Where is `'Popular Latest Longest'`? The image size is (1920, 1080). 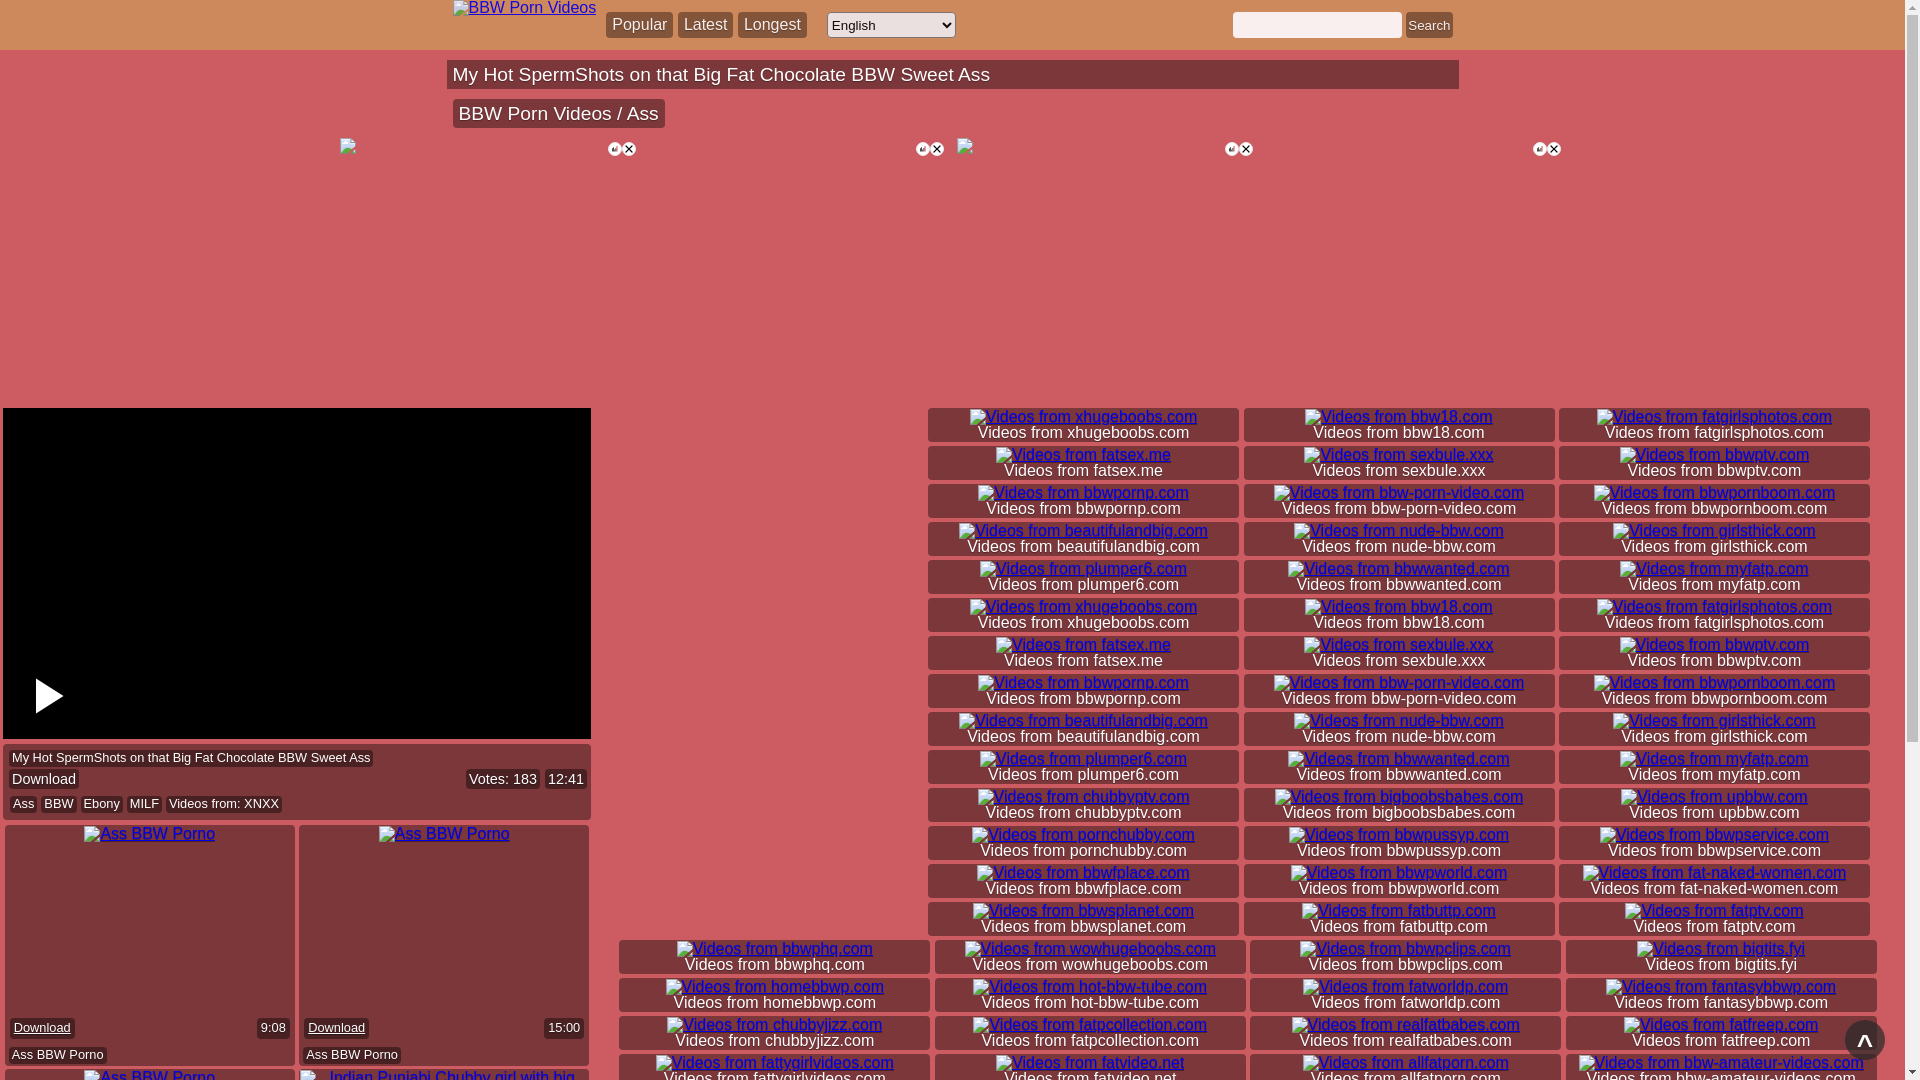
'Popular Latest Longest' is located at coordinates (706, 24).